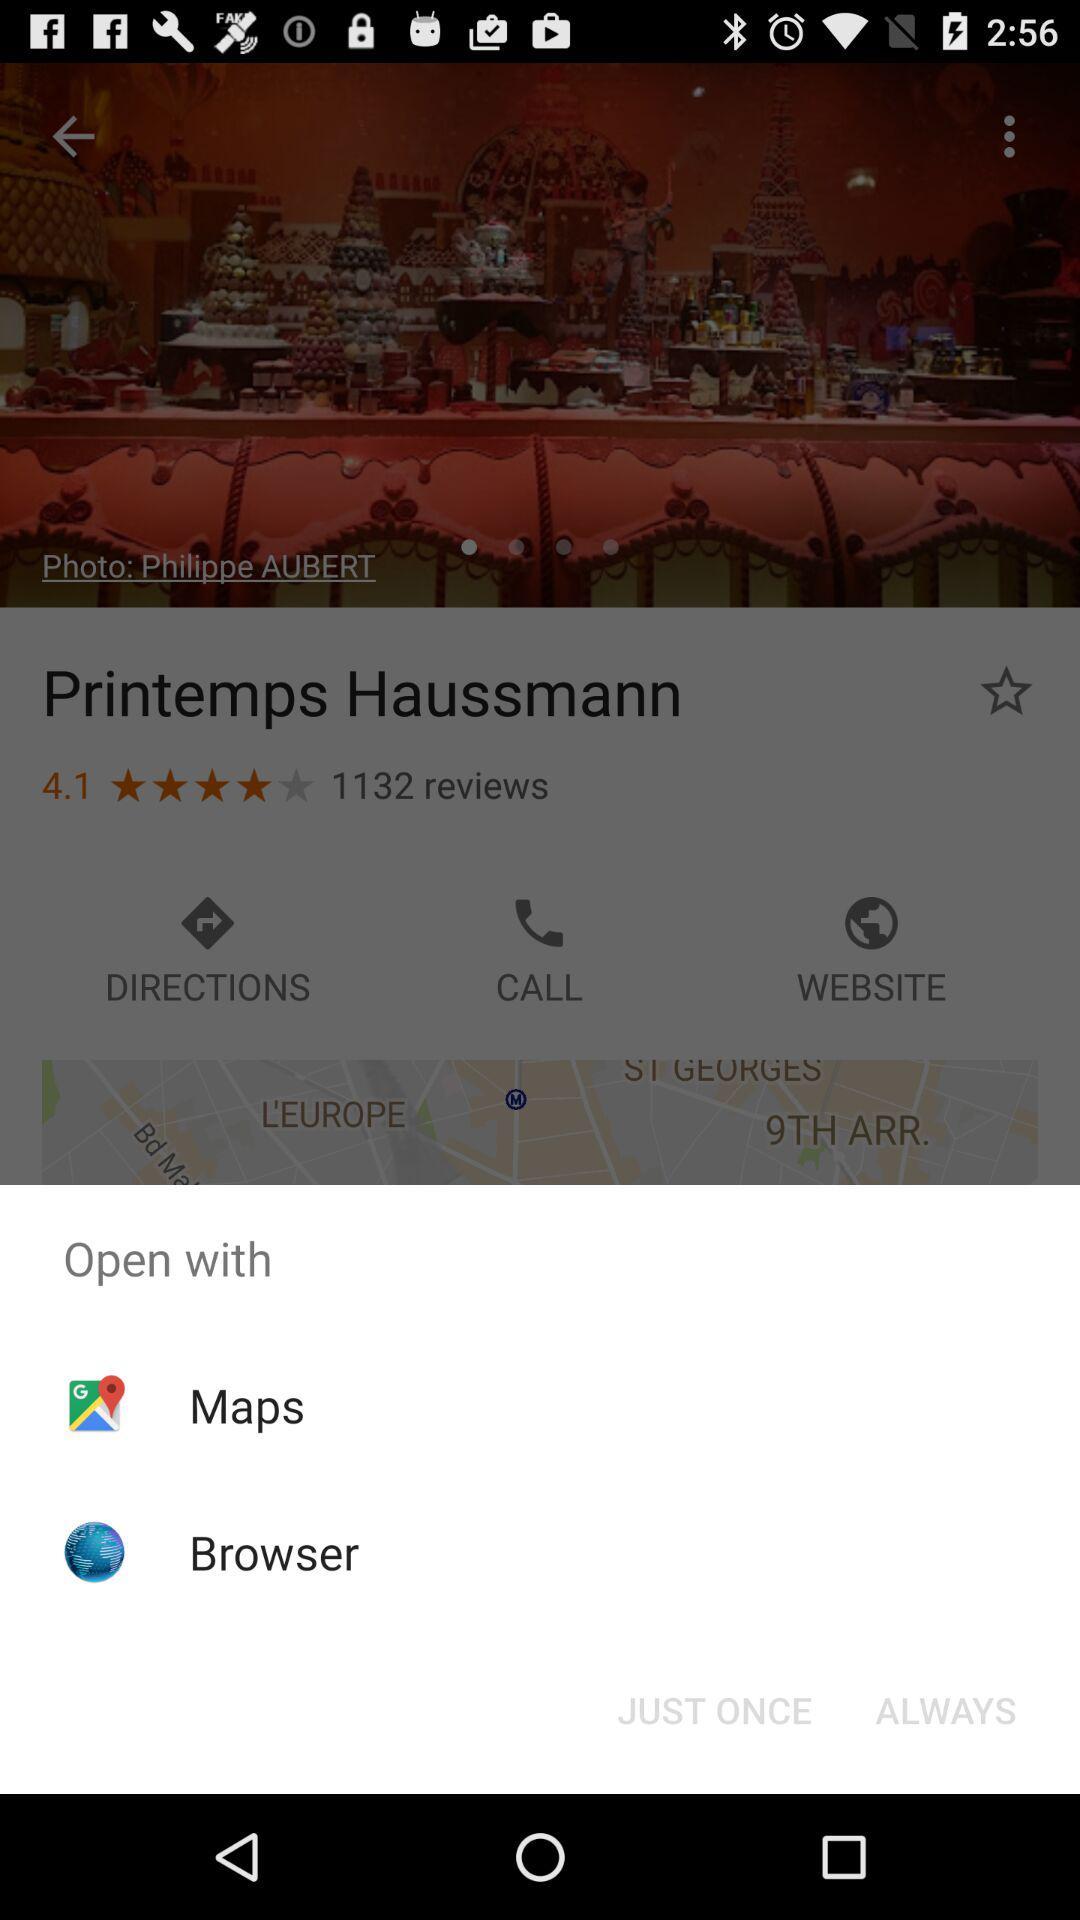 This screenshot has width=1080, height=1920. I want to click on the icon below open with, so click(713, 1708).